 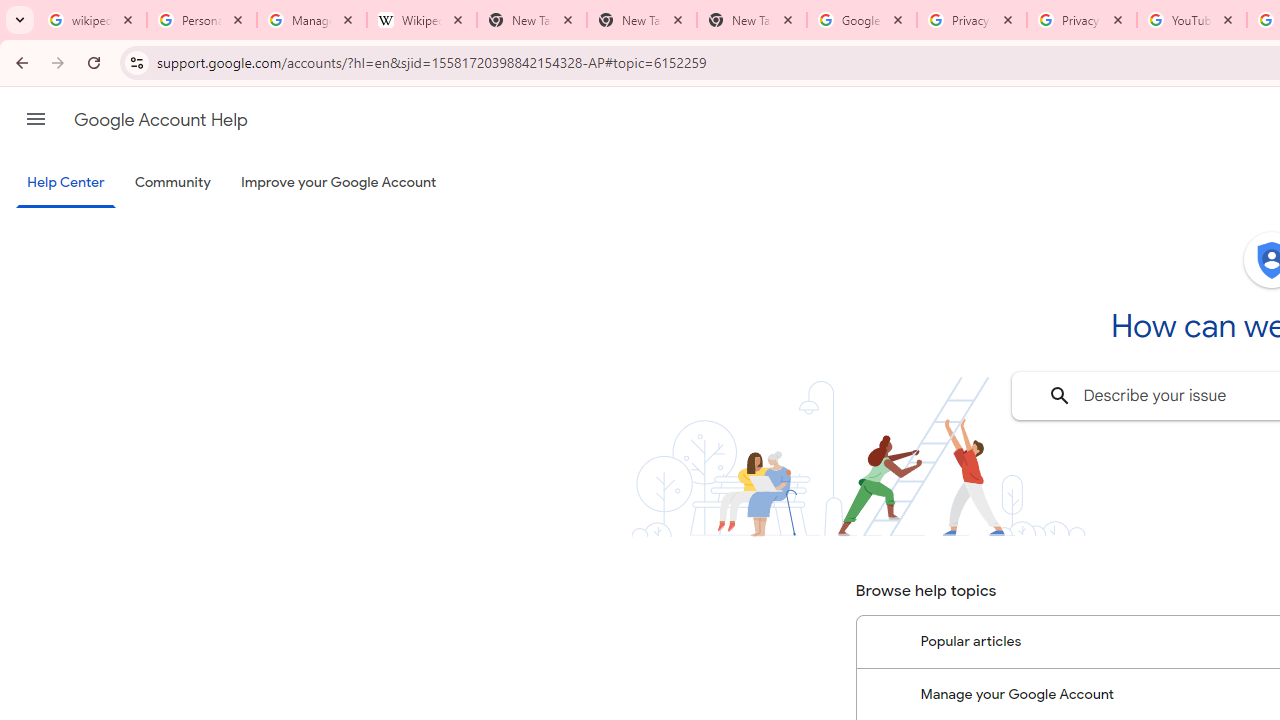 I want to click on 'Google Drive: Sign-in', so click(x=861, y=20).